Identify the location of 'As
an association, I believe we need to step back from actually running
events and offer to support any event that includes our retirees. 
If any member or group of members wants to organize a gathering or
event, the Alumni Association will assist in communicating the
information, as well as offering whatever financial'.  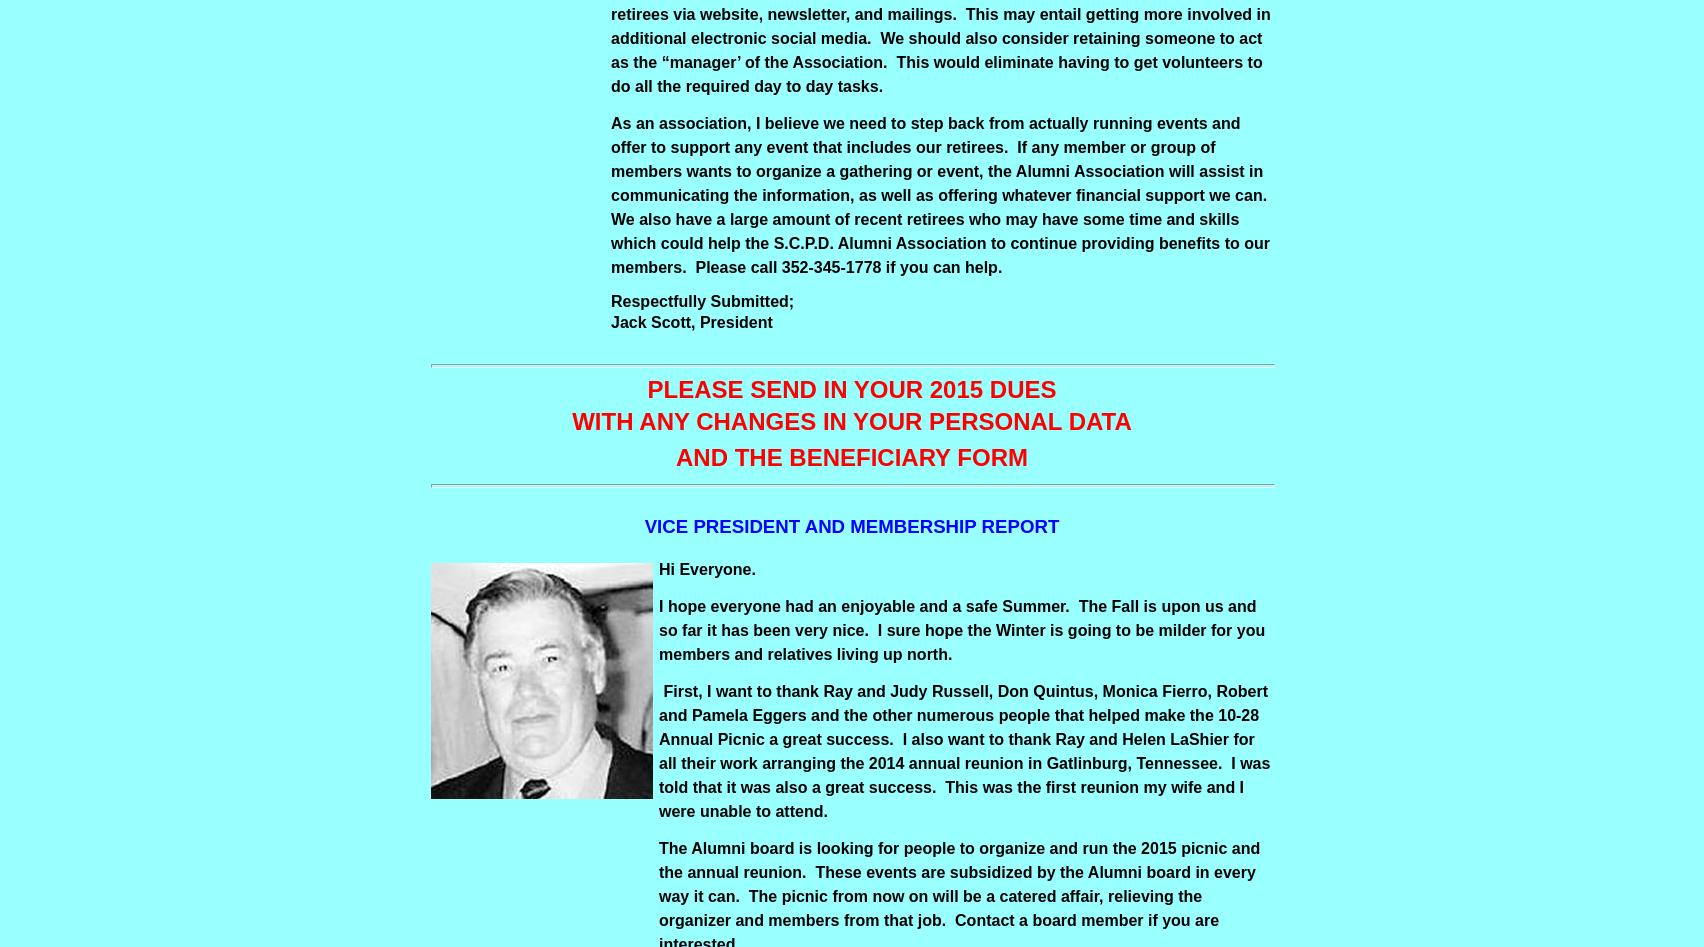
(937, 157).